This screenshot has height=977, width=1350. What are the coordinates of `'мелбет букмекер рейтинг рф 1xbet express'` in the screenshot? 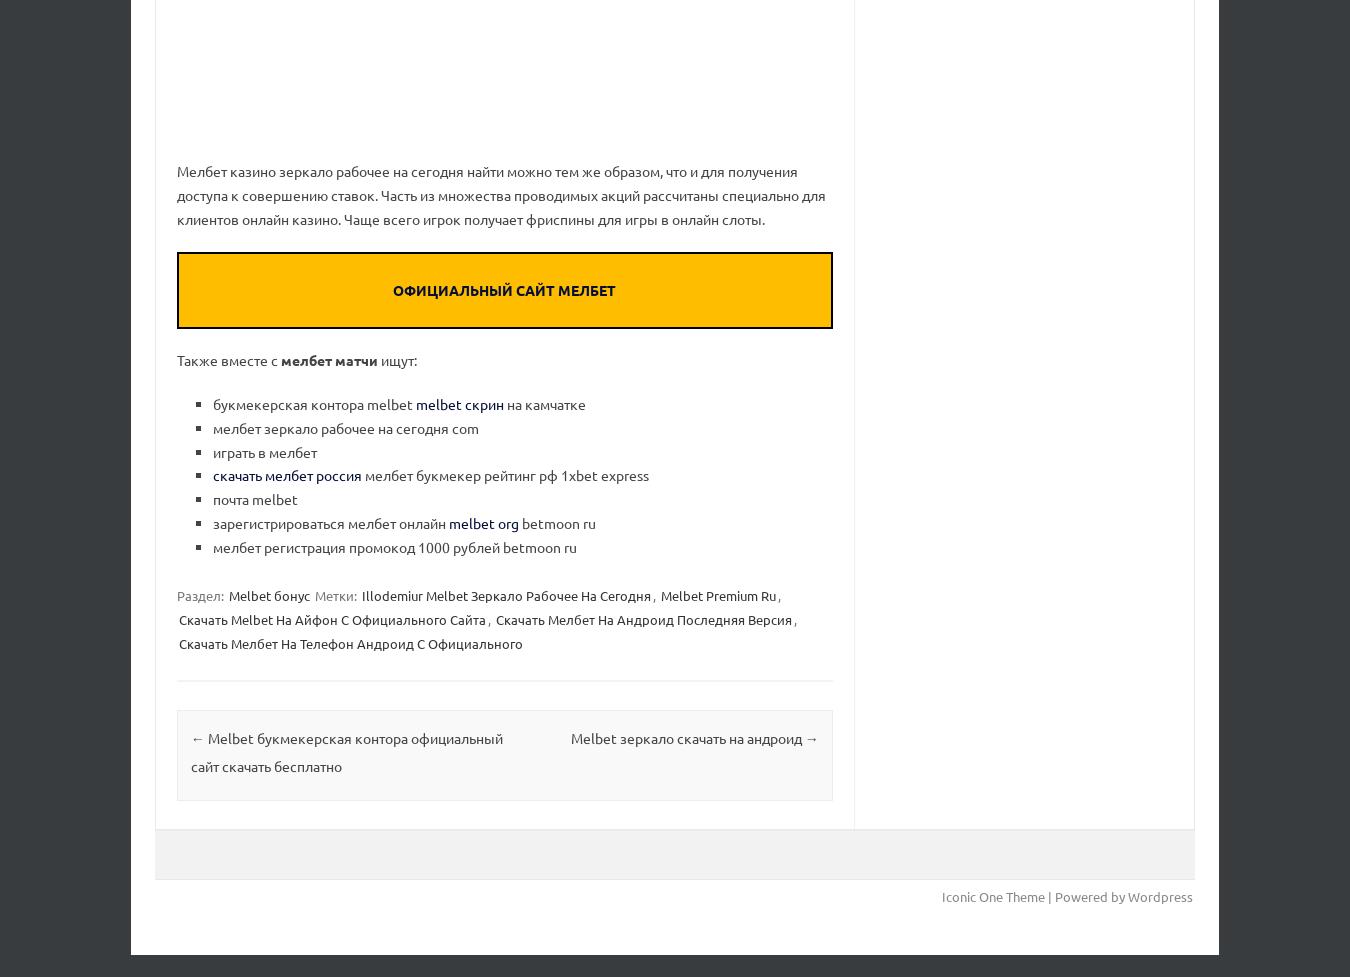 It's located at (503, 475).